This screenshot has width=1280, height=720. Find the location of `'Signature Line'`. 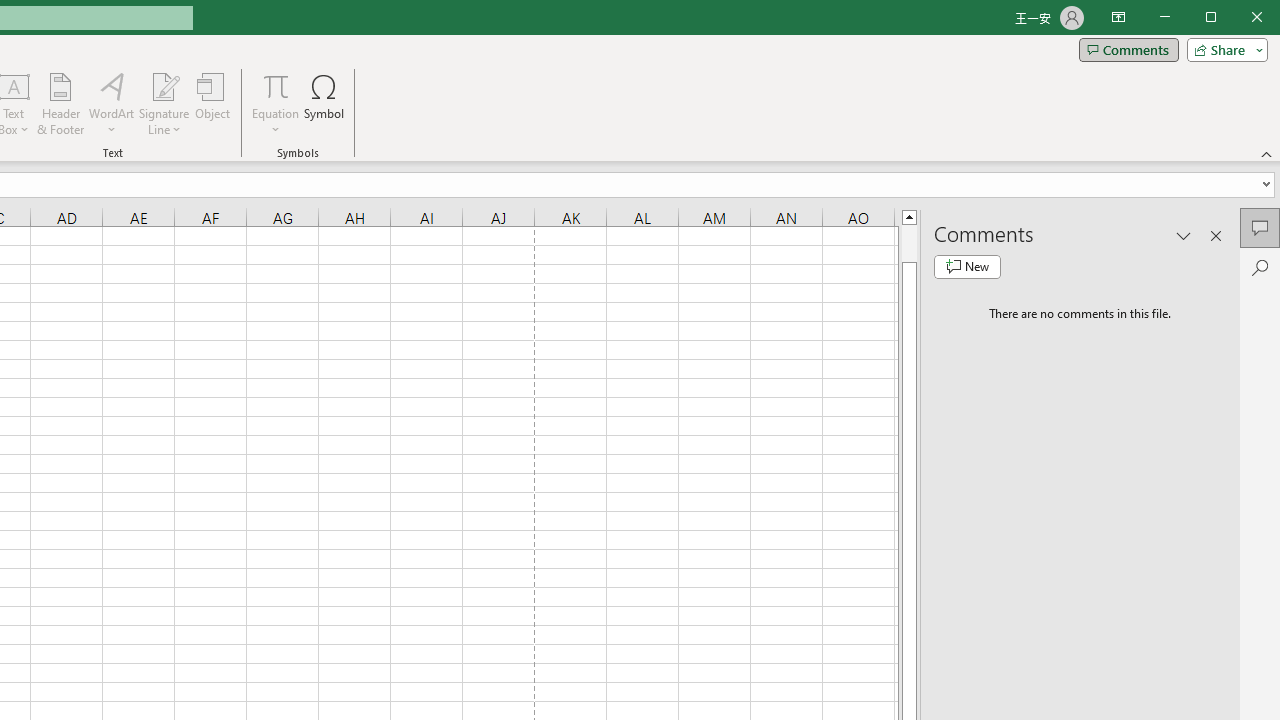

'Signature Line' is located at coordinates (164, 104).